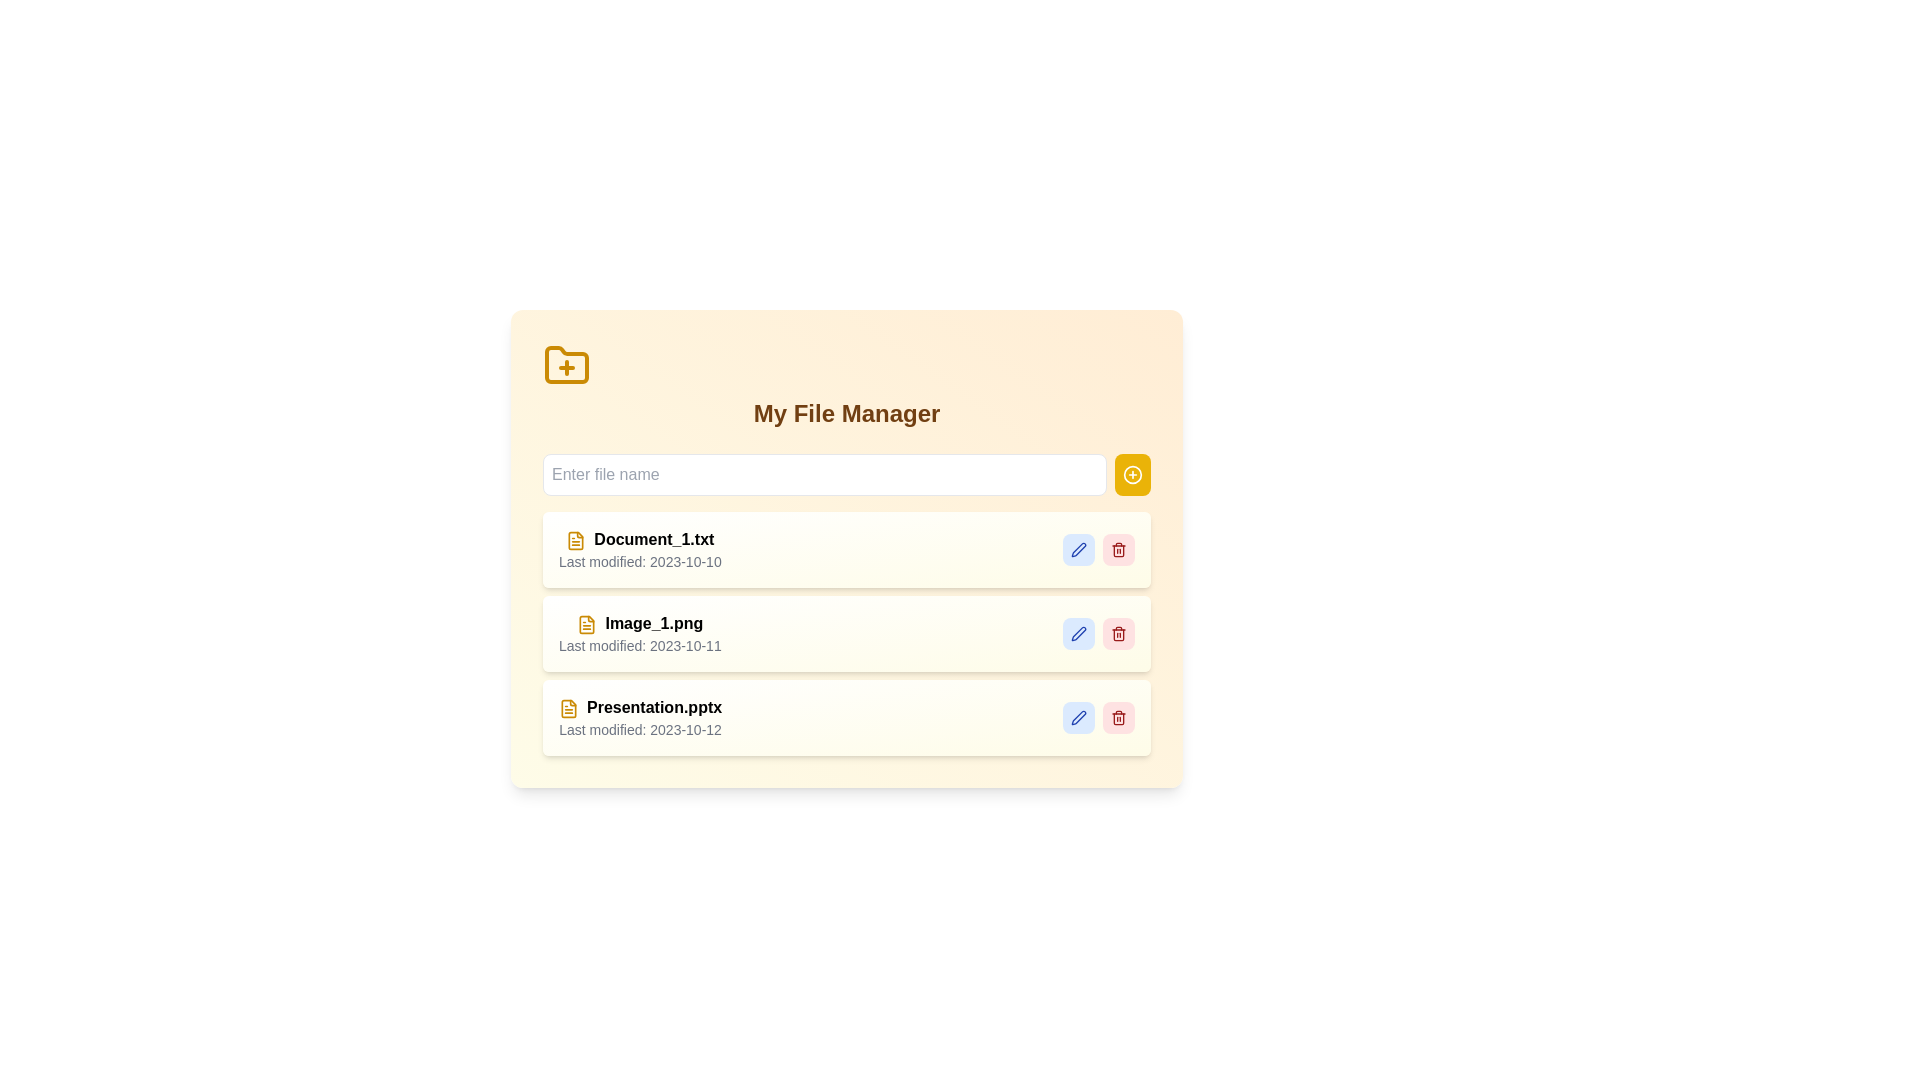  I want to click on the edit button for the file 'Presentation.pptx', which is the first button in a horizontal arrangement of two buttons located at the right end of the row, so click(1078, 716).